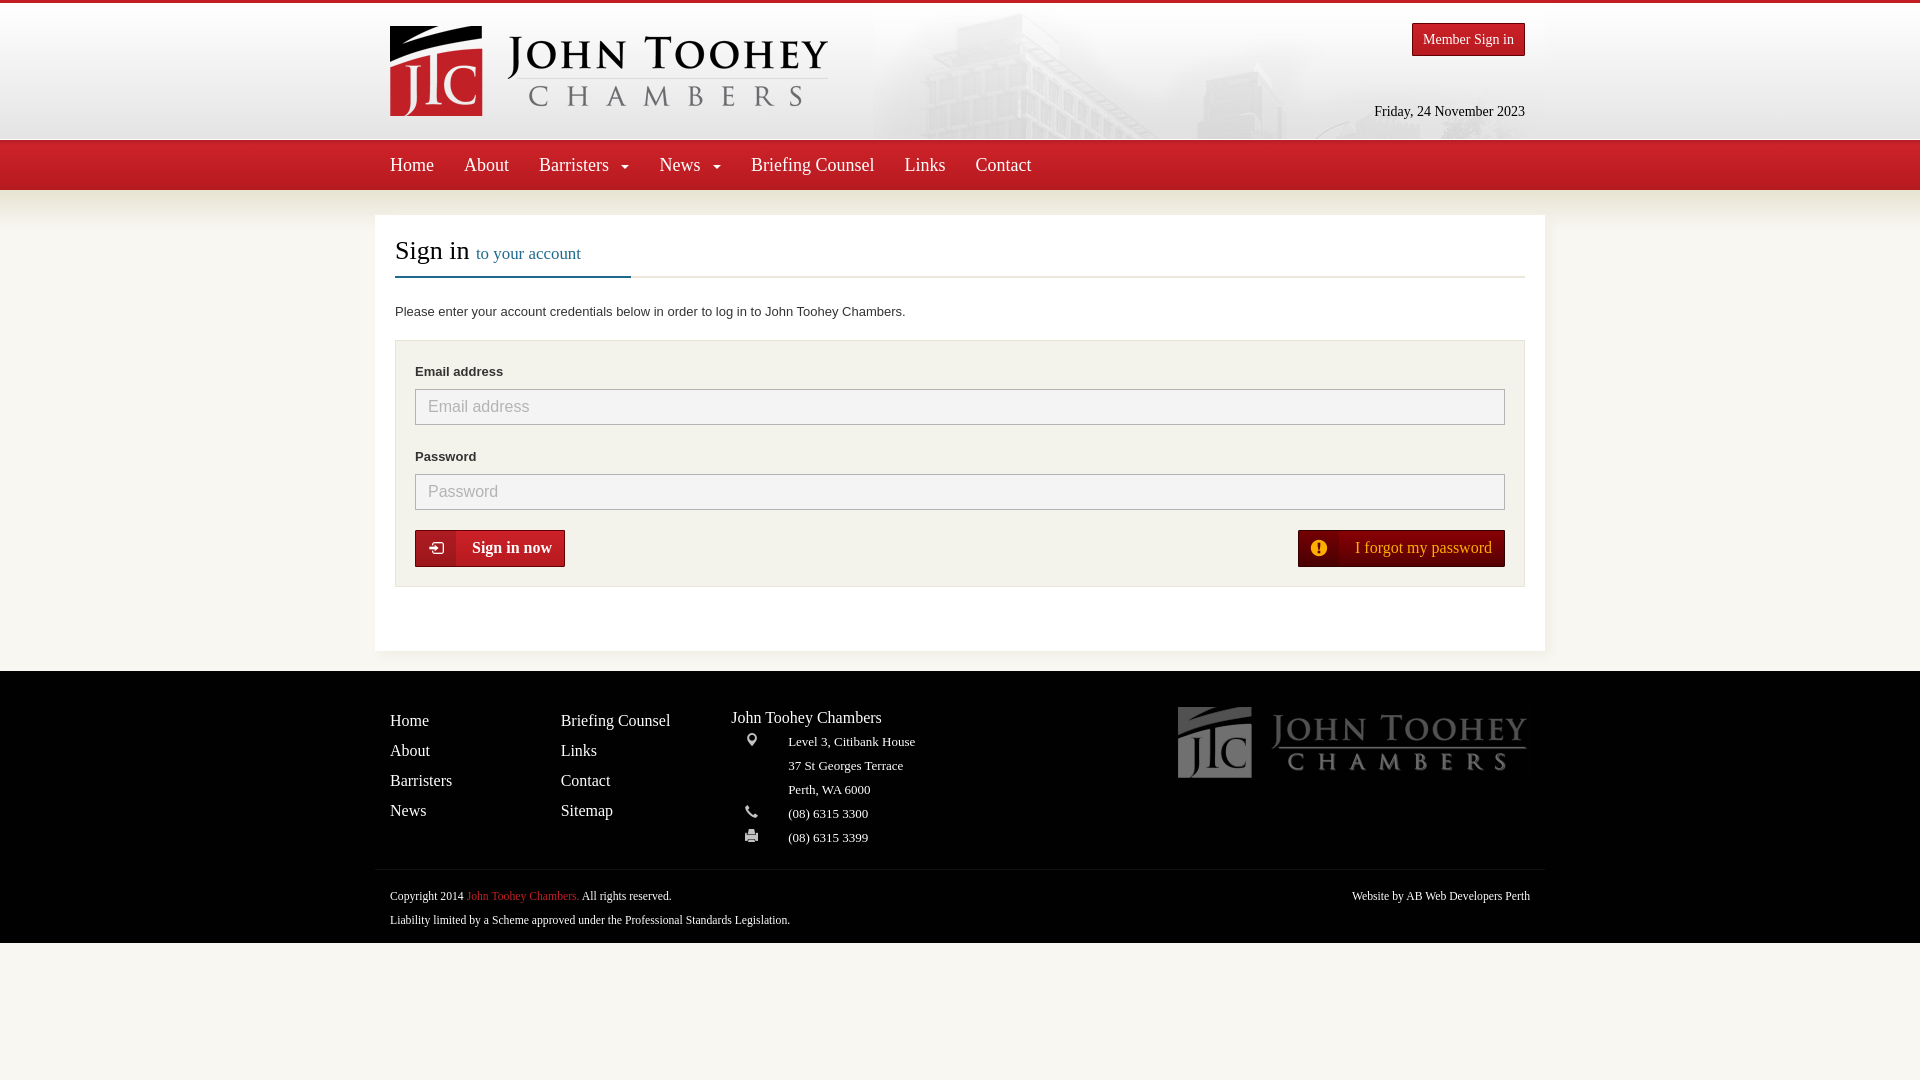 The image size is (1920, 1080). Describe the element at coordinates (1468, 39) in the screenshot. I see `'Member Sign in'` at that location.